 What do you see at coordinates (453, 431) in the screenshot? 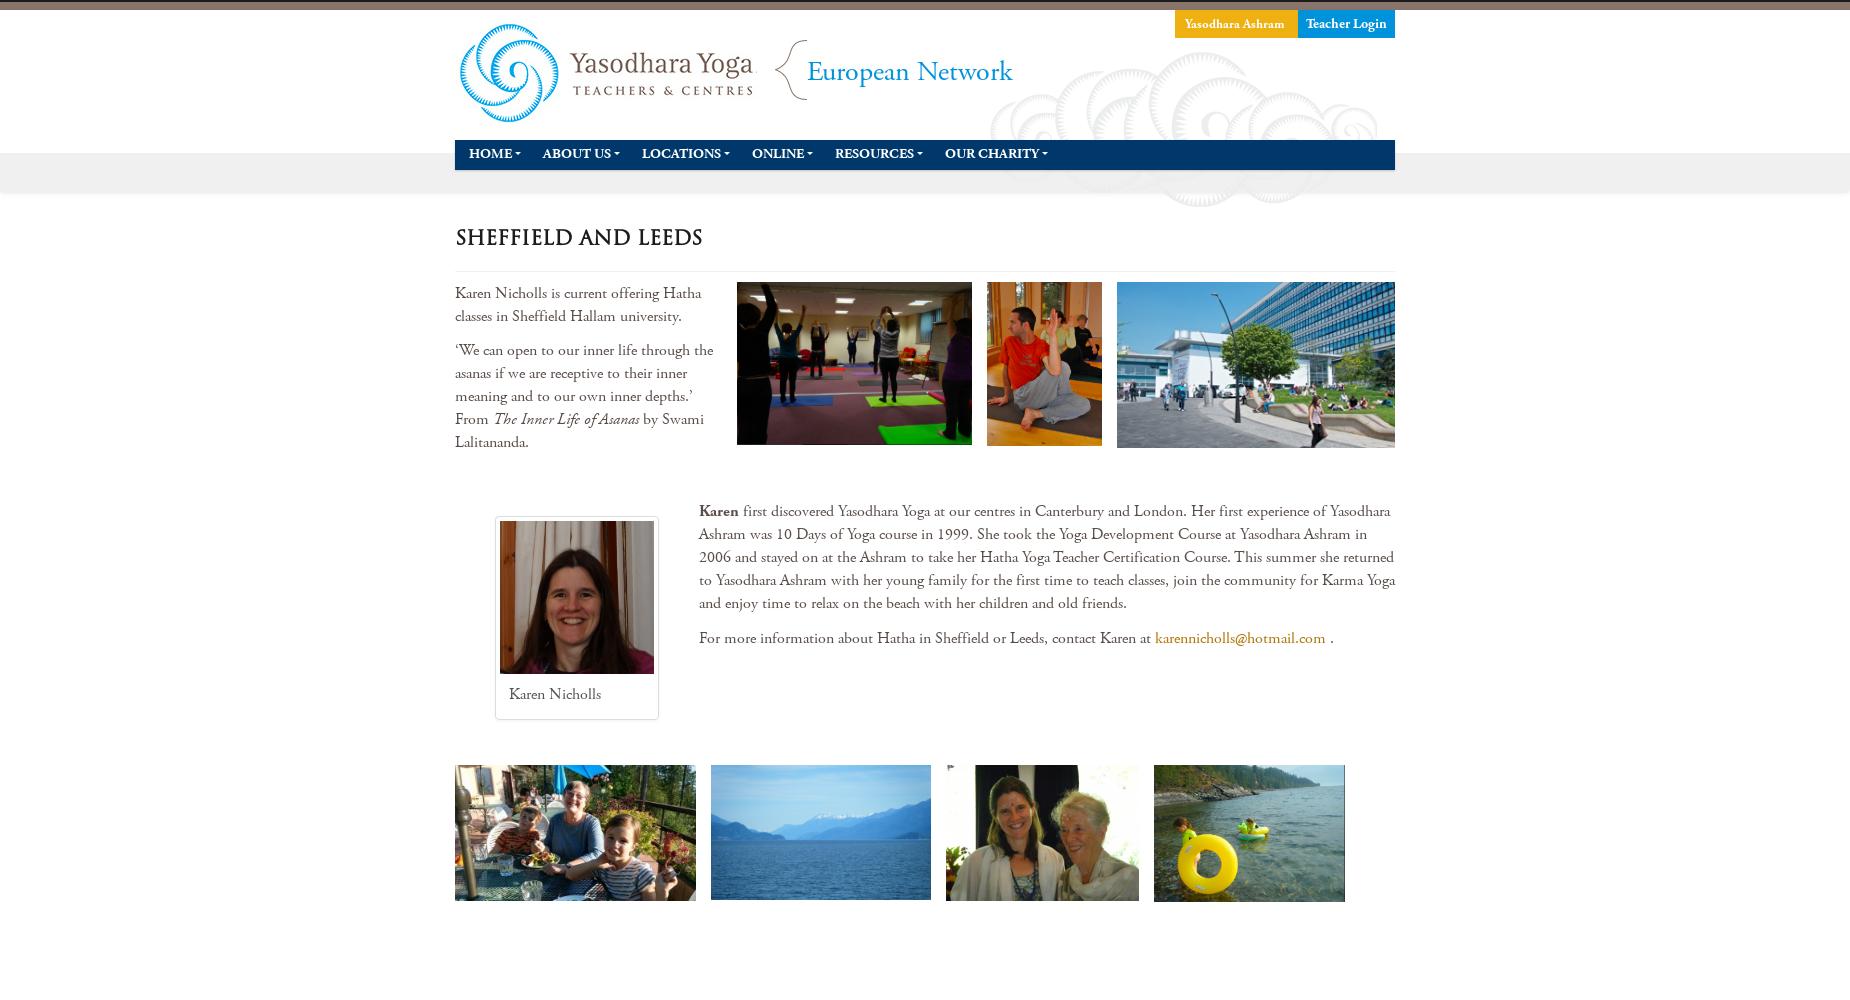
I see `'by Swami Lalitananda.'` at bounding box center [453, 431].